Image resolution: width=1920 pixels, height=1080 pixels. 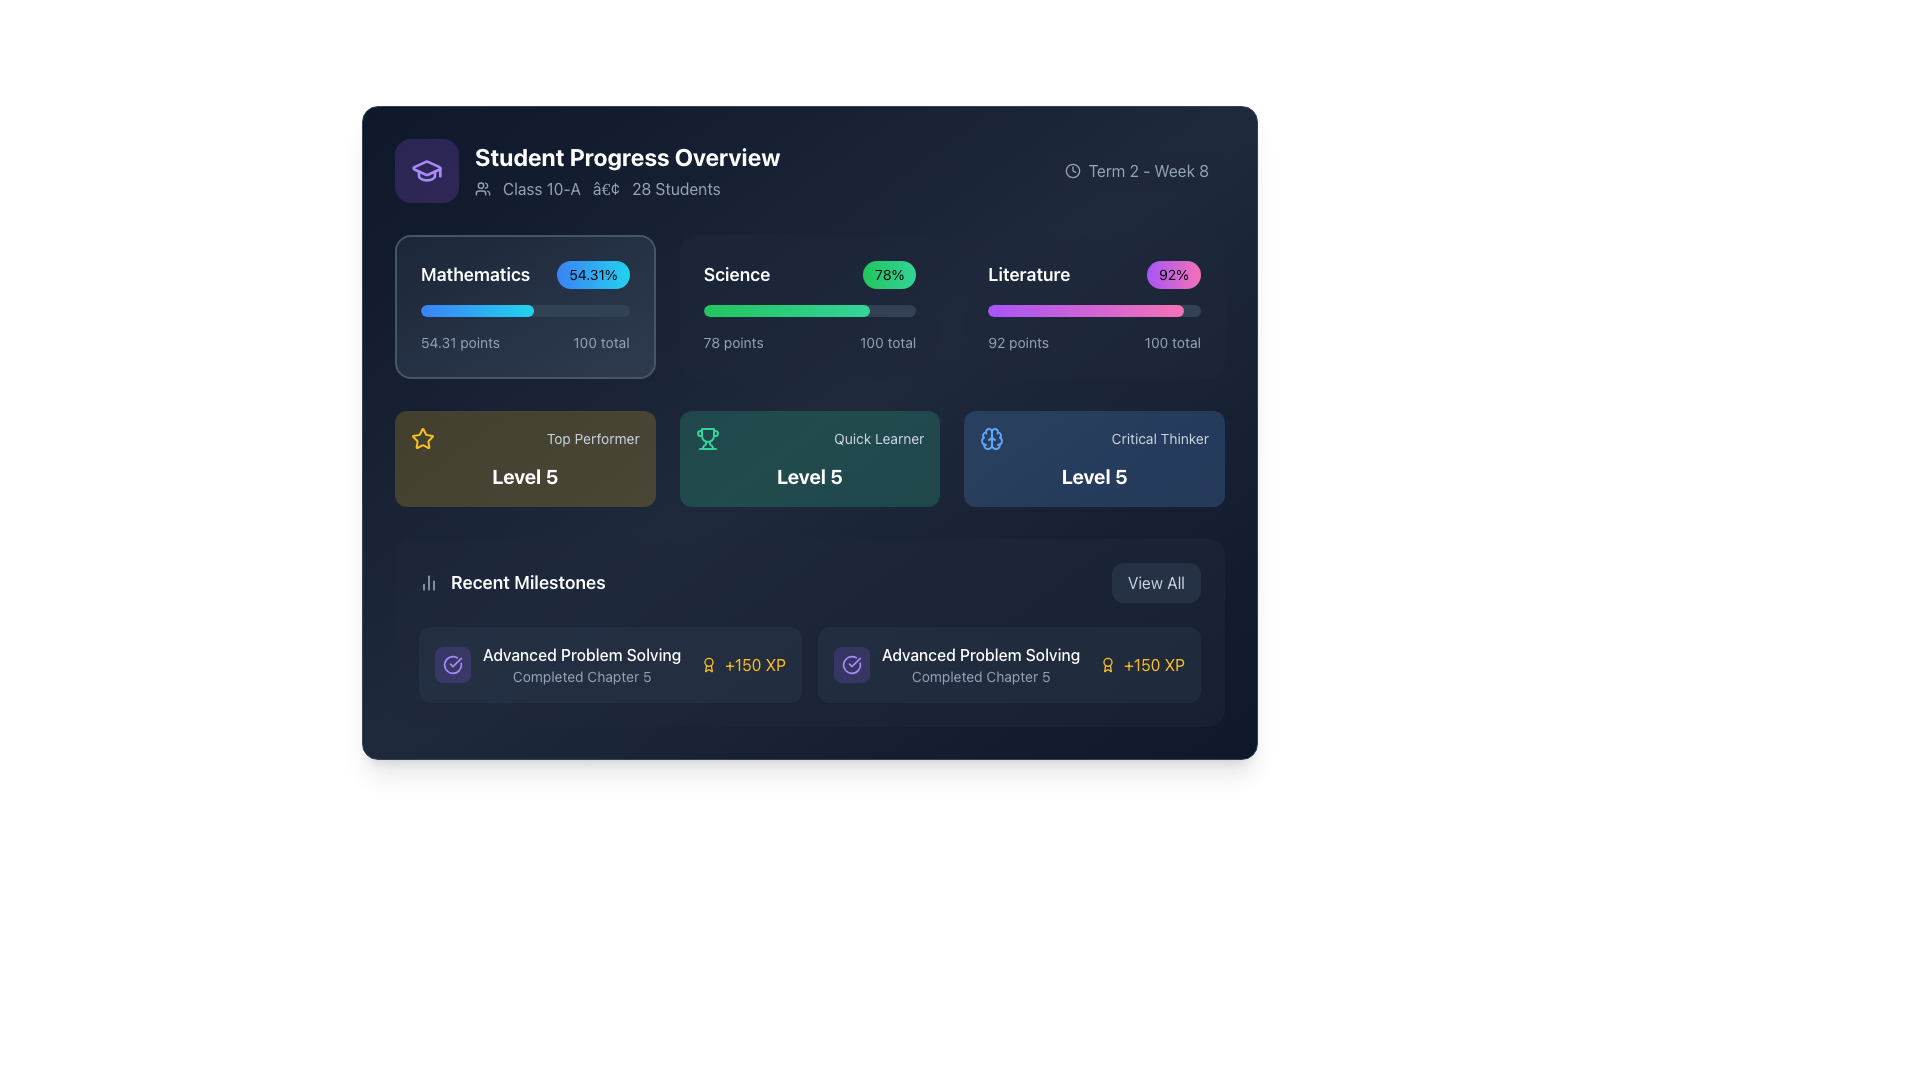 What do you see at coordinates (592, 274) in the screenshot?
I see `the small rectangular badge with a gradient background transitioning from blue to cyan, displaying the text '54.31%', located to the right of the 'Mathematics' text in the top-left section of the interface` at bounding box center [592, 274].